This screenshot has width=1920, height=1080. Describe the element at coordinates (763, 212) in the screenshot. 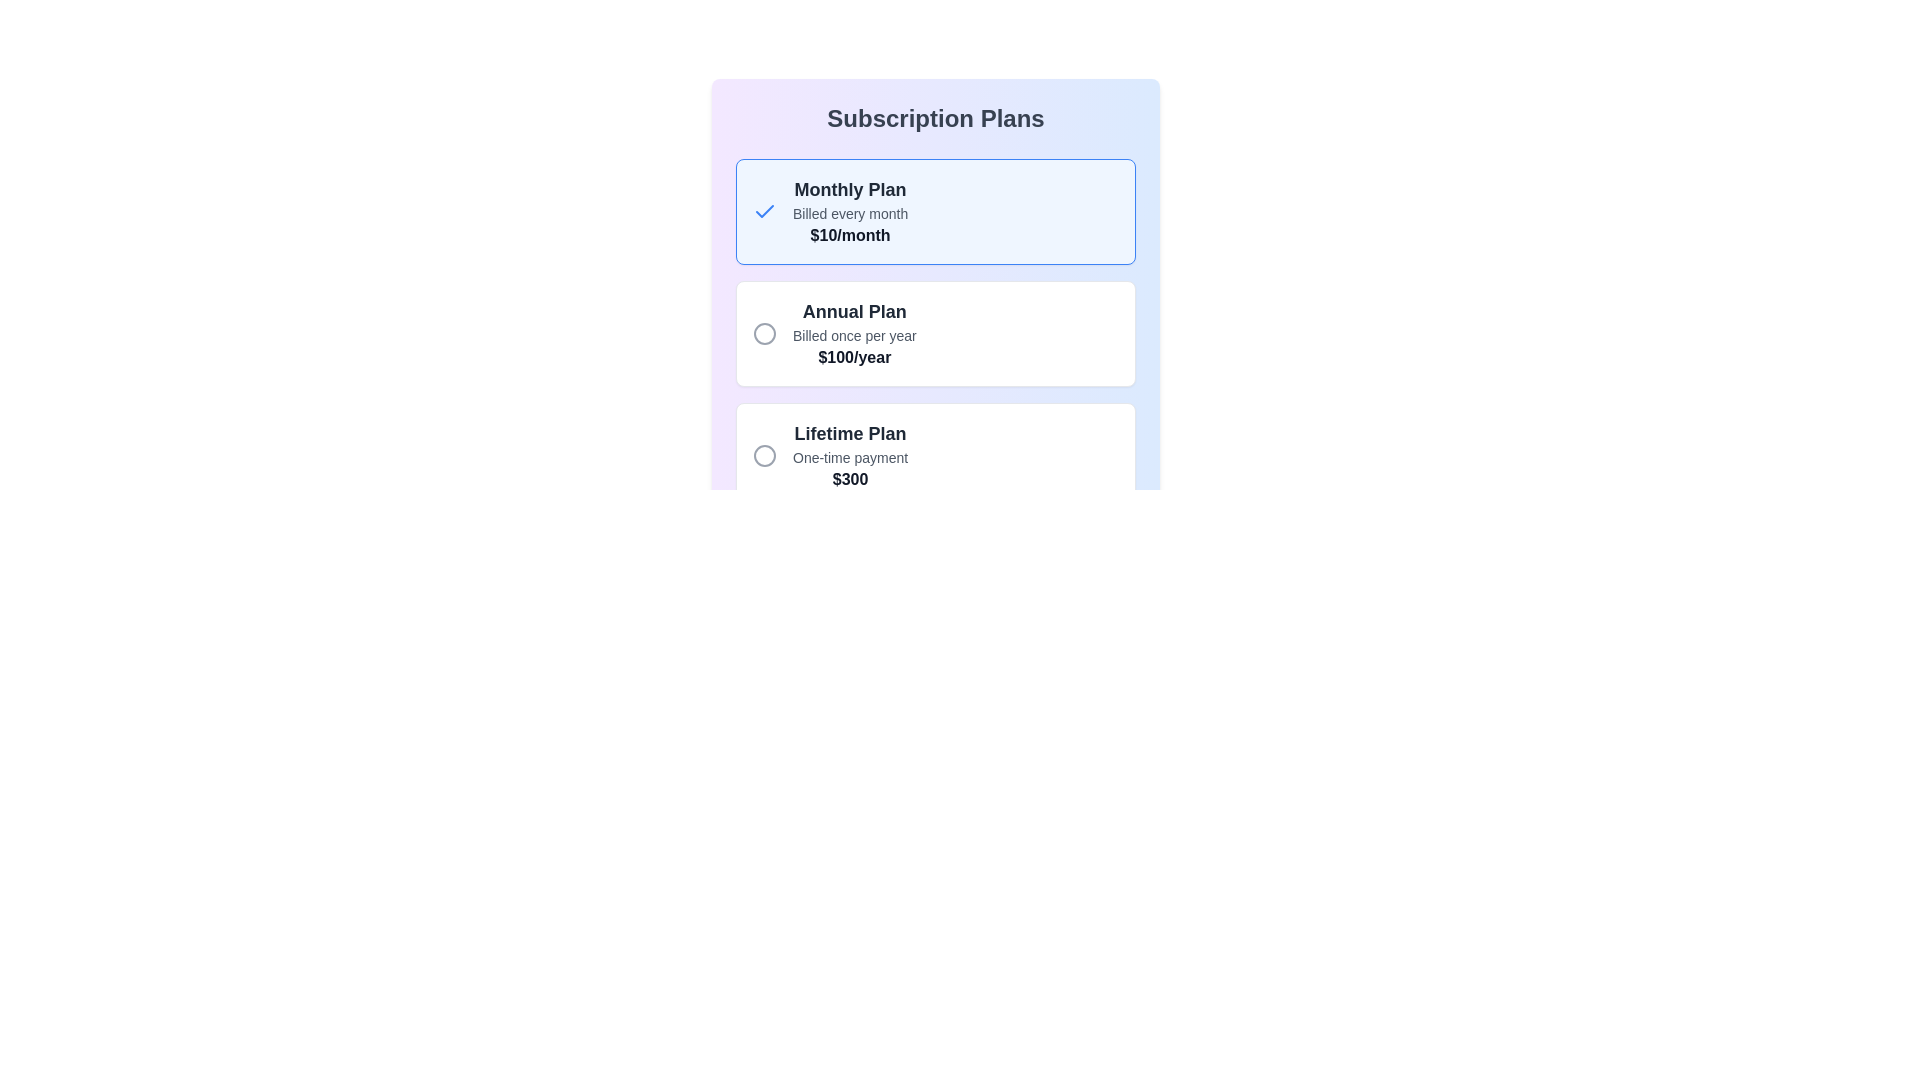

I see `the visual state of the blue checkmark icon located to the left of the 'Monthly Plan' text in the subscription options` at that location.